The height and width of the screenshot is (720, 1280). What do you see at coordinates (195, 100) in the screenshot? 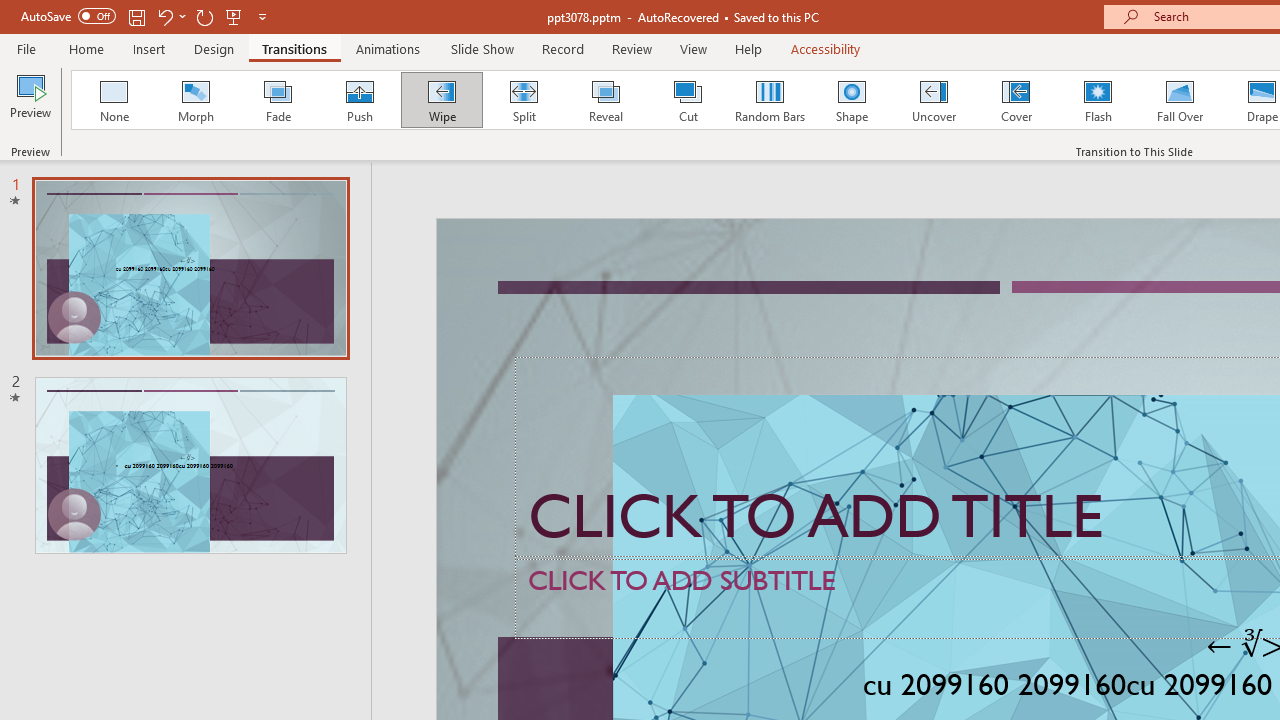
I see `'Morph'` at bounding box center [195, 100].